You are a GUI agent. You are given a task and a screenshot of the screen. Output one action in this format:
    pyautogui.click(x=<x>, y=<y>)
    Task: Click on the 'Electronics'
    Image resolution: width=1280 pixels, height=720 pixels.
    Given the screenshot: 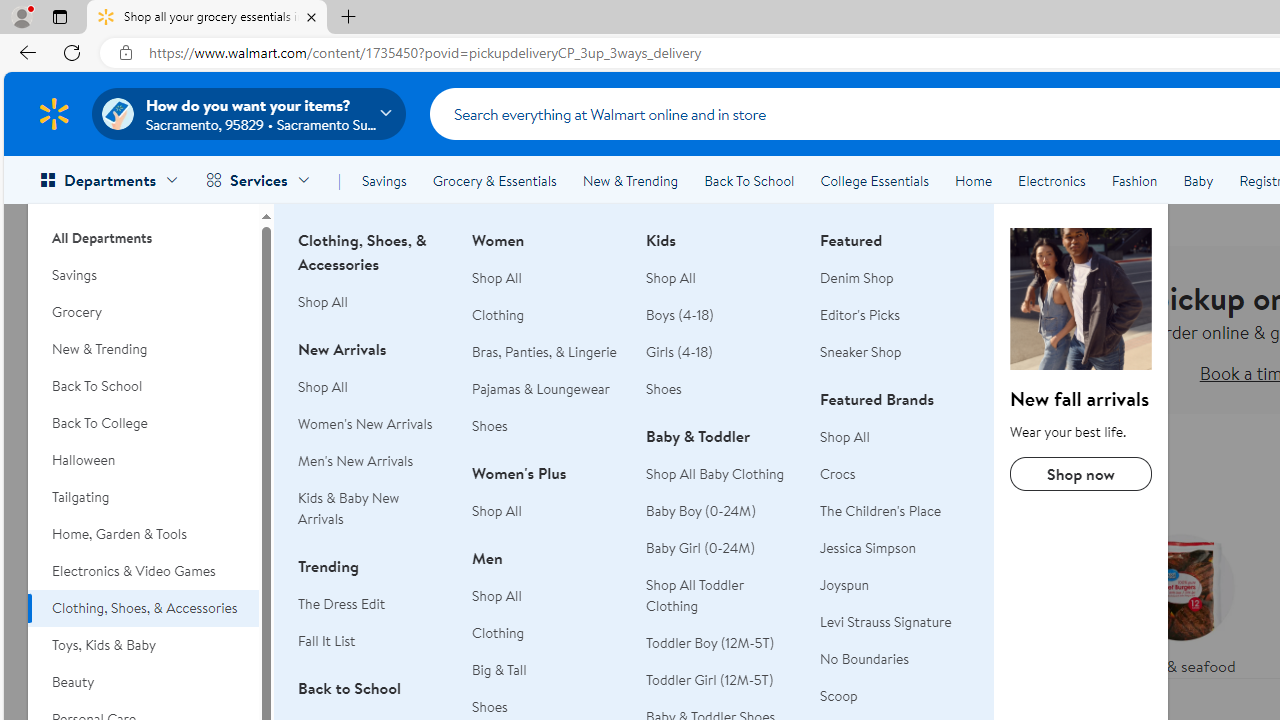 What is the action you would take?
    pyautogui.click(x=1050, y=181)
    